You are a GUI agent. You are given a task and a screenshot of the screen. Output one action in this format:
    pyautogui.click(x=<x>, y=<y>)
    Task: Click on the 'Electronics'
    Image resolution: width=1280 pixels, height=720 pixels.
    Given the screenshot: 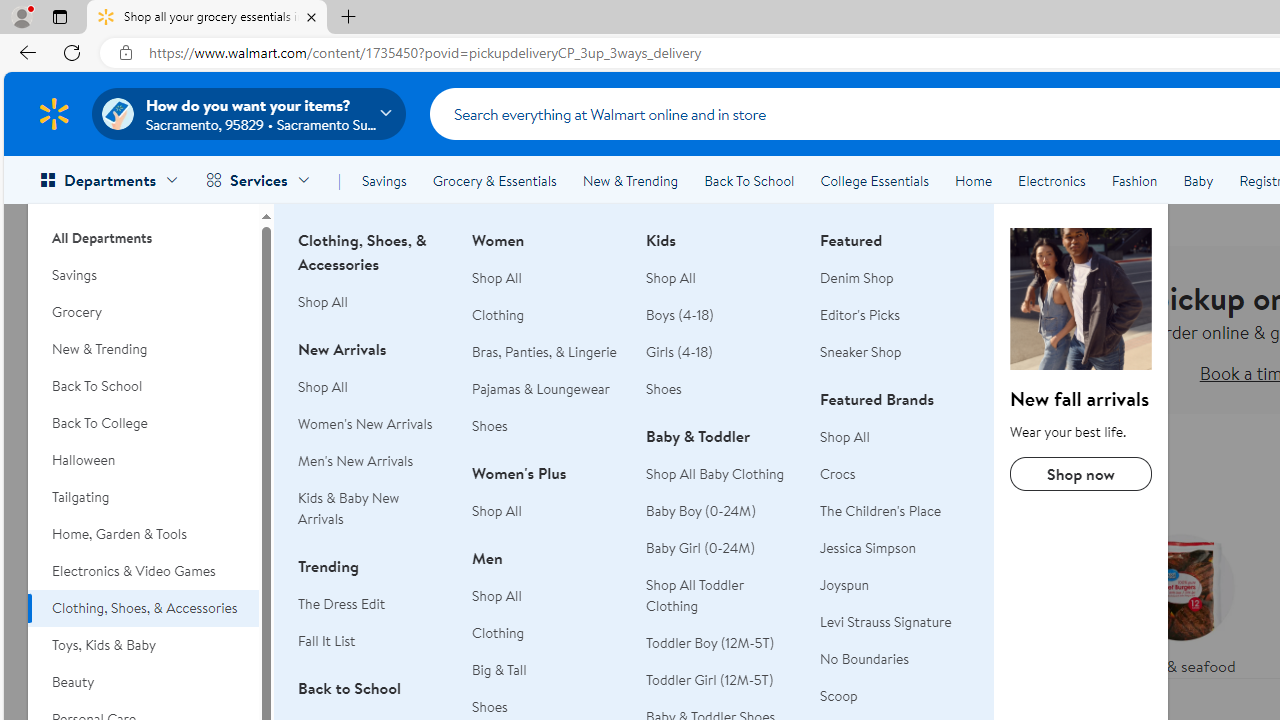 What is the action you would take?
    pyautogui.click(x=1050, y=181)
    